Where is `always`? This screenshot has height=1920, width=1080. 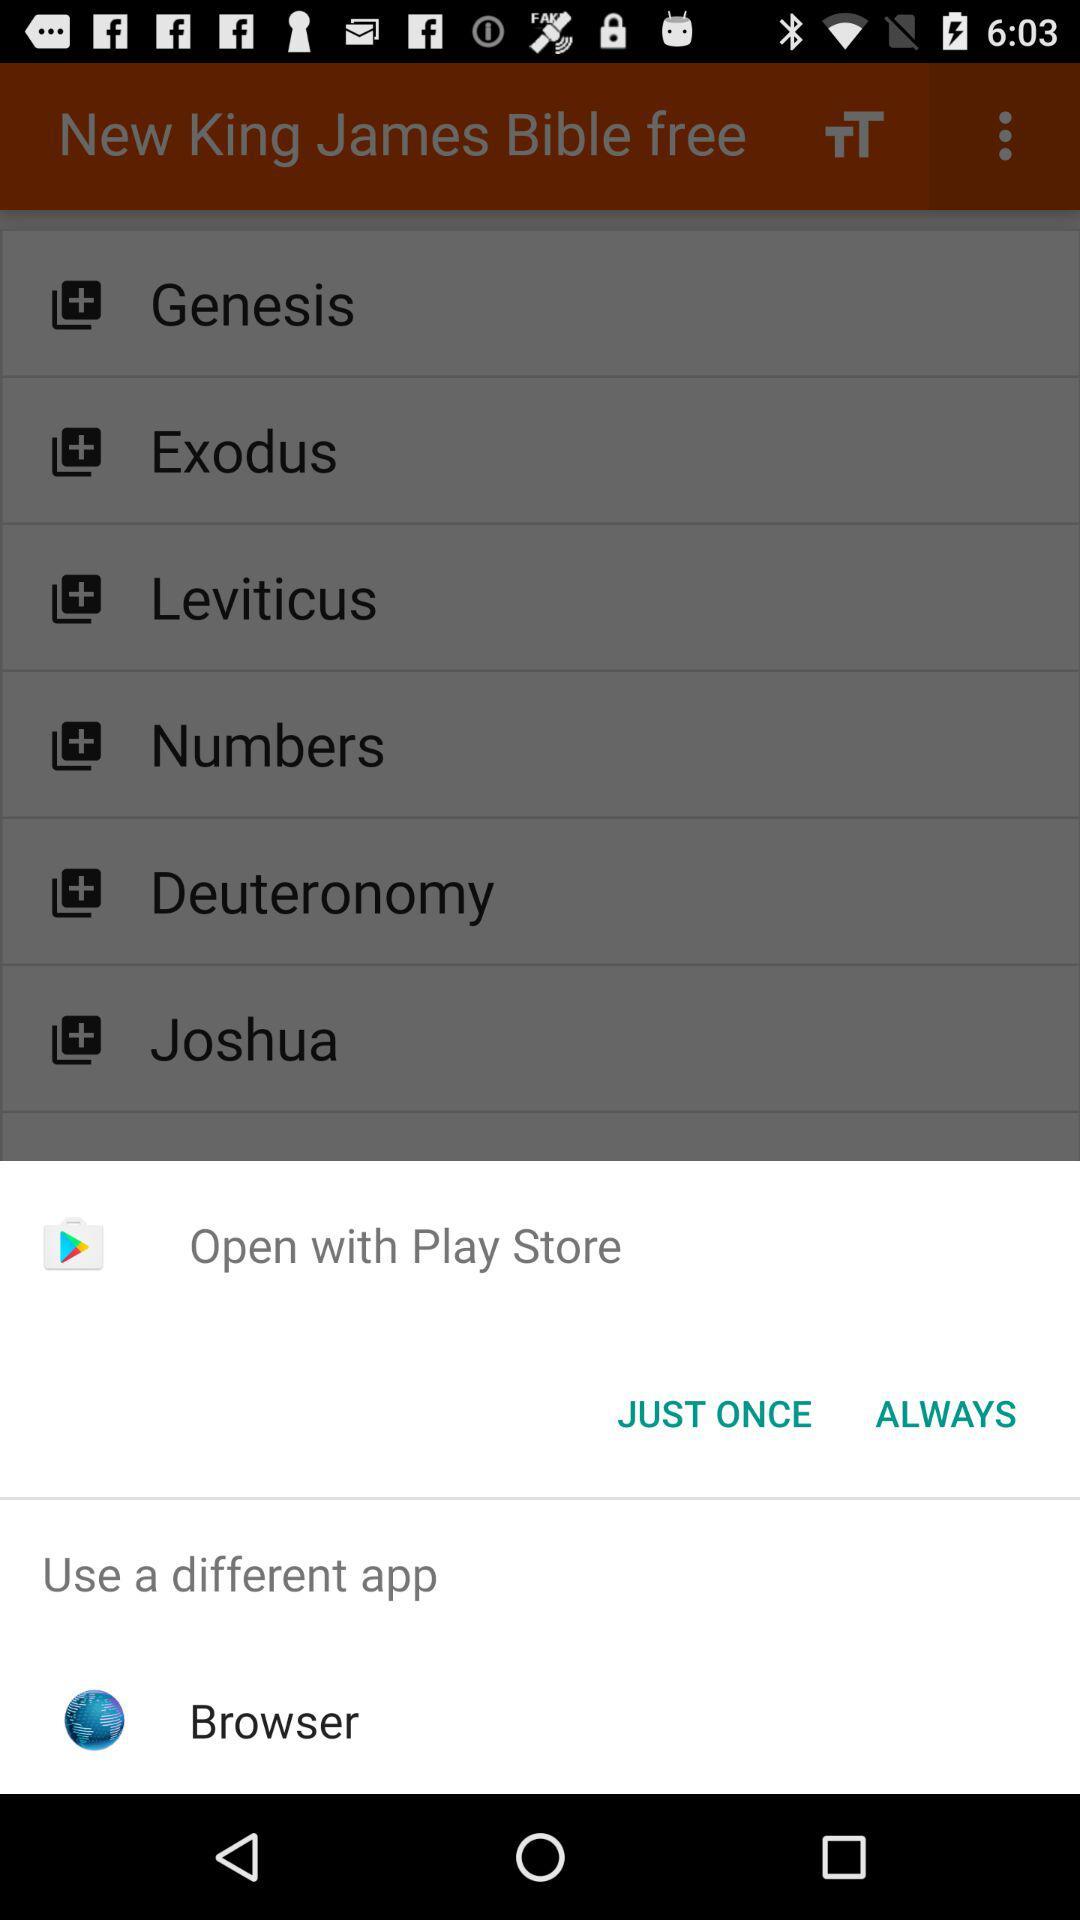 always is located at coordinates (945, 1411).